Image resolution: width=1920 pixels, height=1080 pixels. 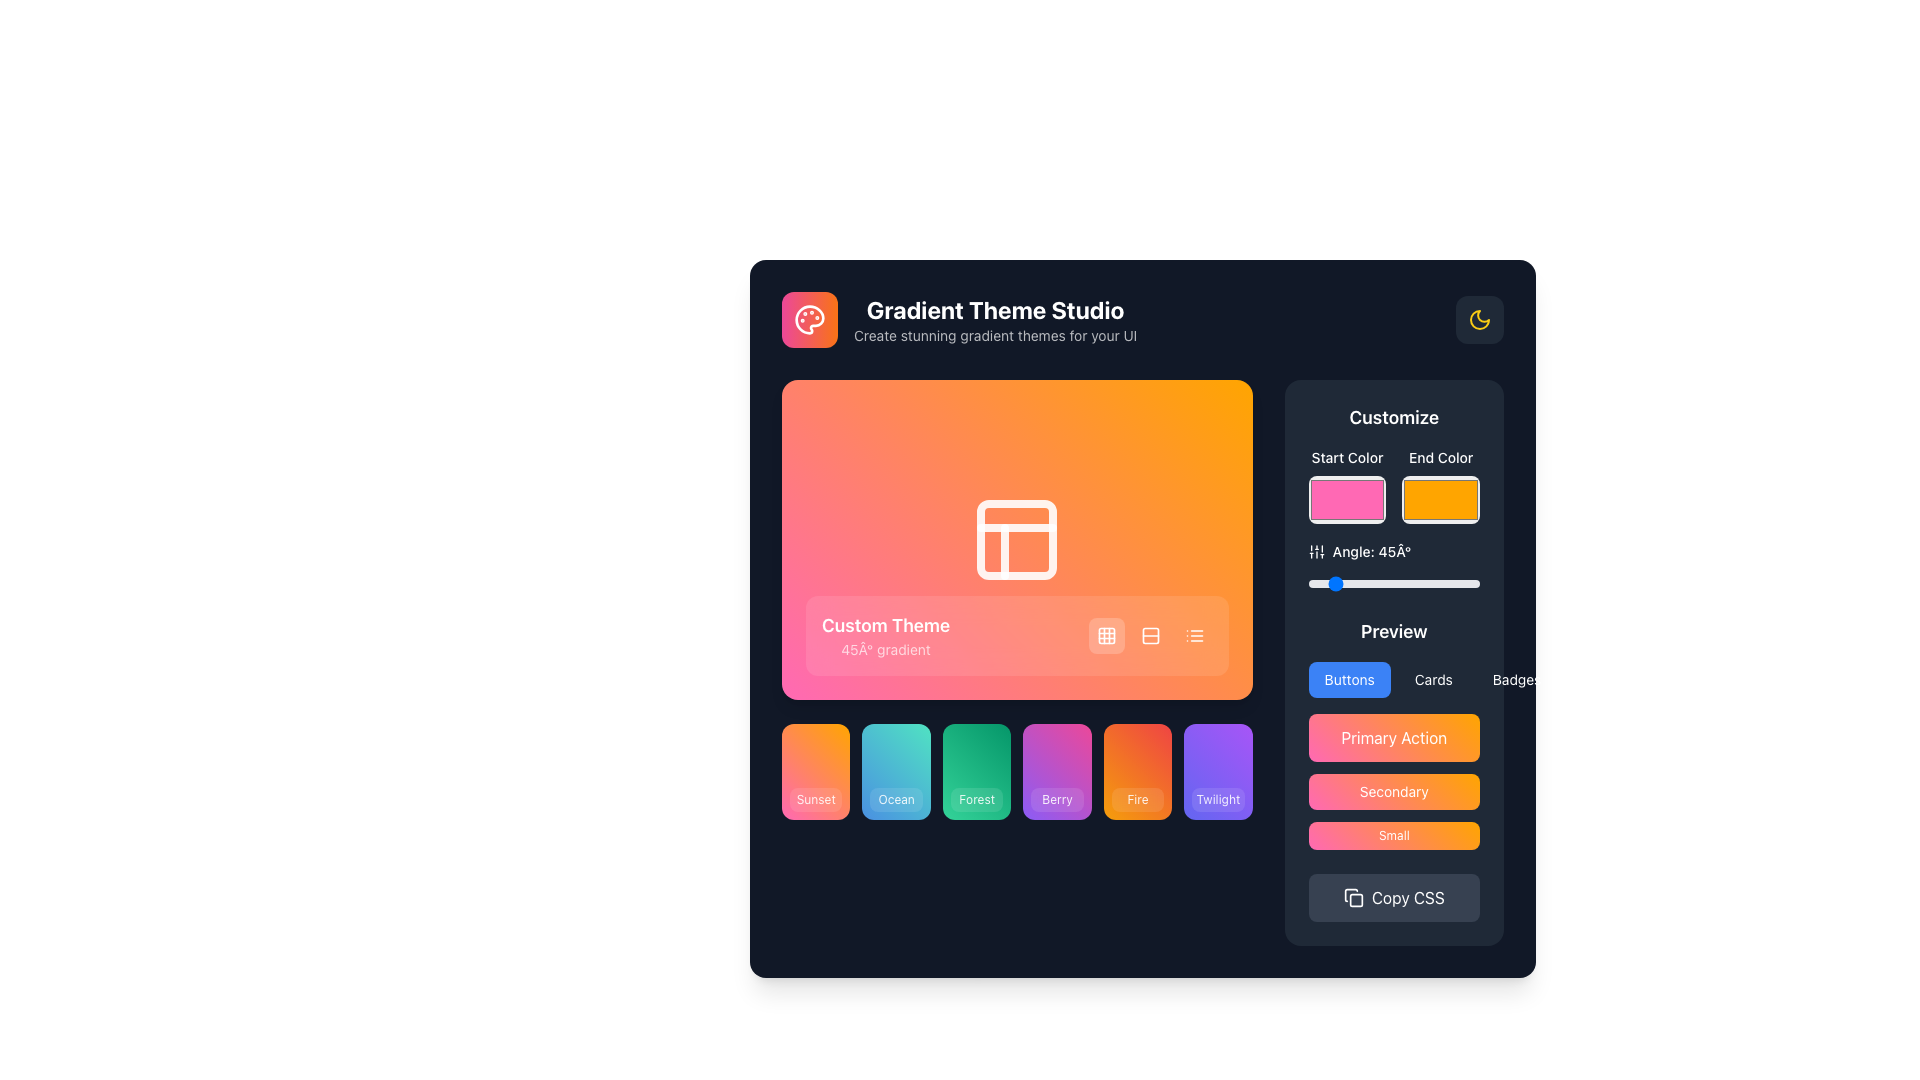 I want to click on the second square button with a two-row grid layout icon located in the 'Custom Theme' section, so click(x=1150, y=636).